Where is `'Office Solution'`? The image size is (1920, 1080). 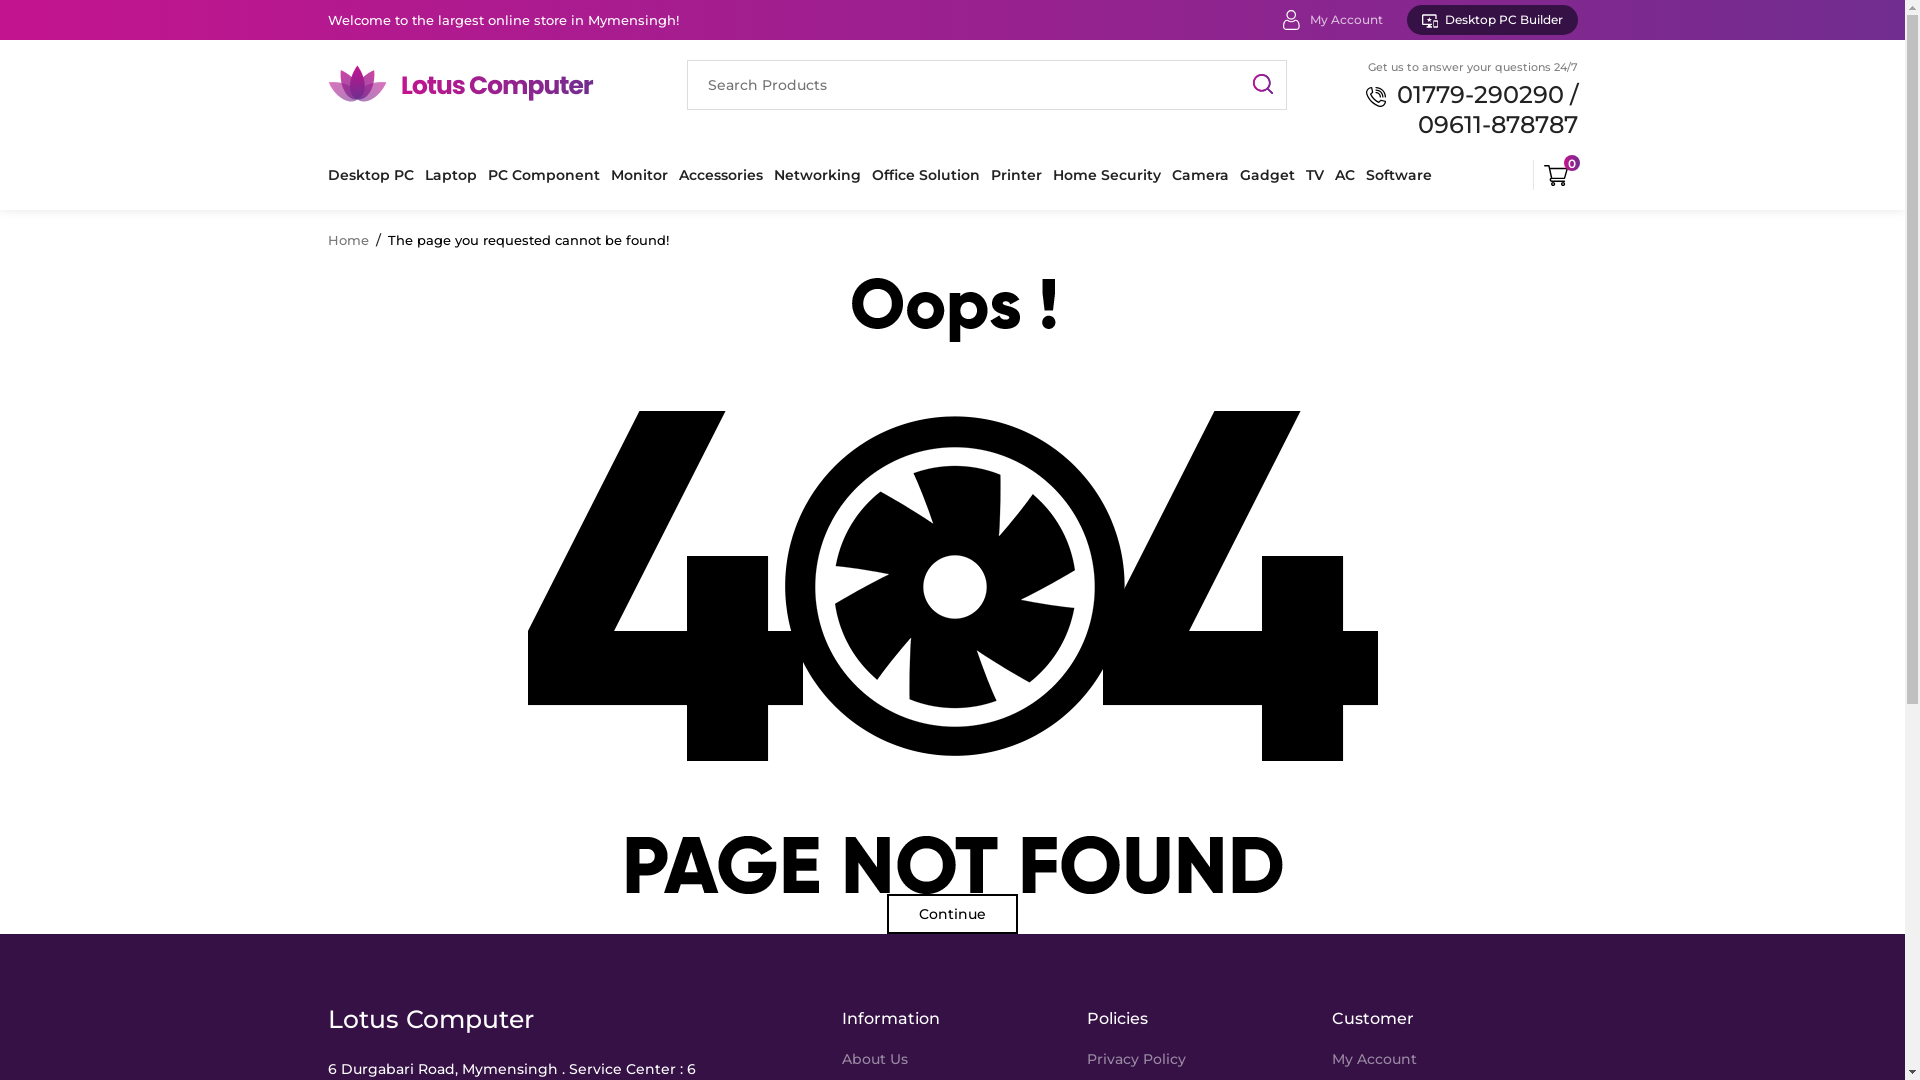 'Office Solution' is located at coordinates (925, 173).